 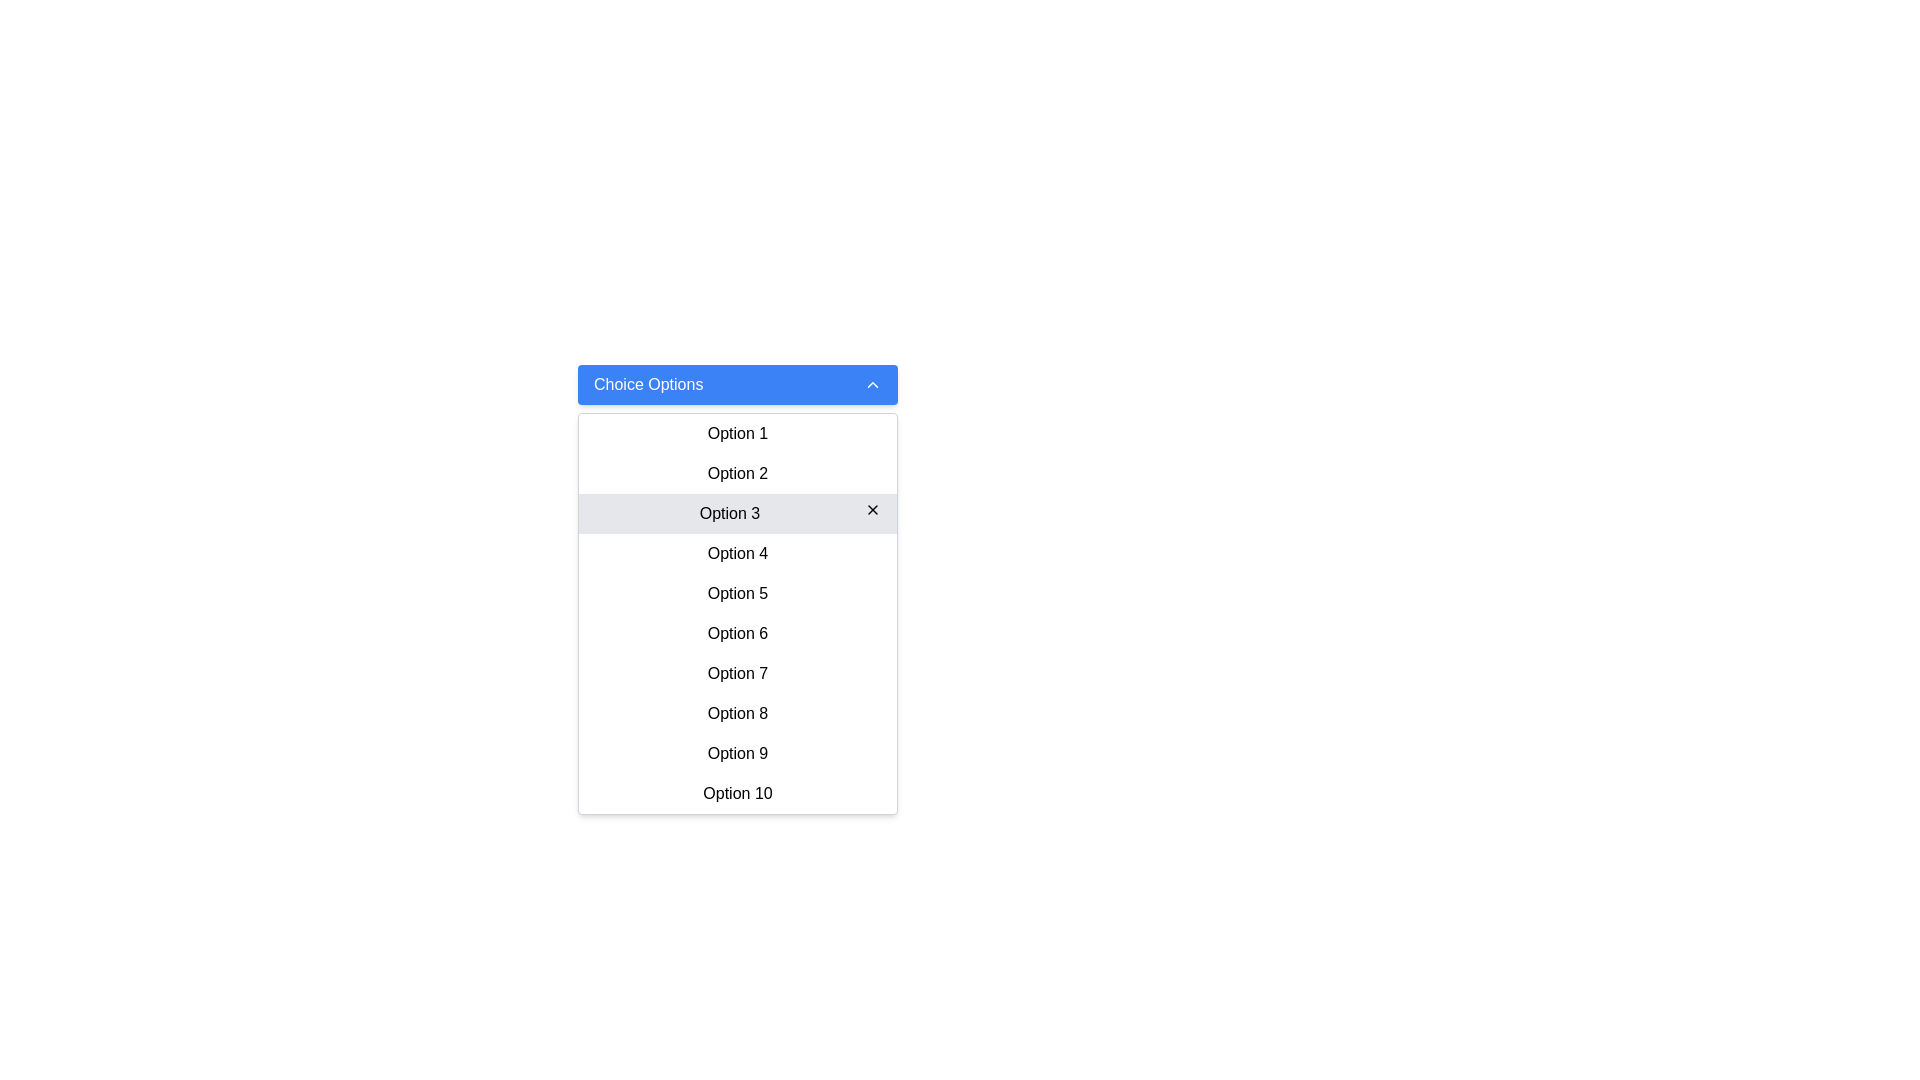 I want to click on the small square-shaped button with an upward-facing arrow icon located at the top-right corner of the blue bar labeled 'Choice Options', so click(x=873, y=385).